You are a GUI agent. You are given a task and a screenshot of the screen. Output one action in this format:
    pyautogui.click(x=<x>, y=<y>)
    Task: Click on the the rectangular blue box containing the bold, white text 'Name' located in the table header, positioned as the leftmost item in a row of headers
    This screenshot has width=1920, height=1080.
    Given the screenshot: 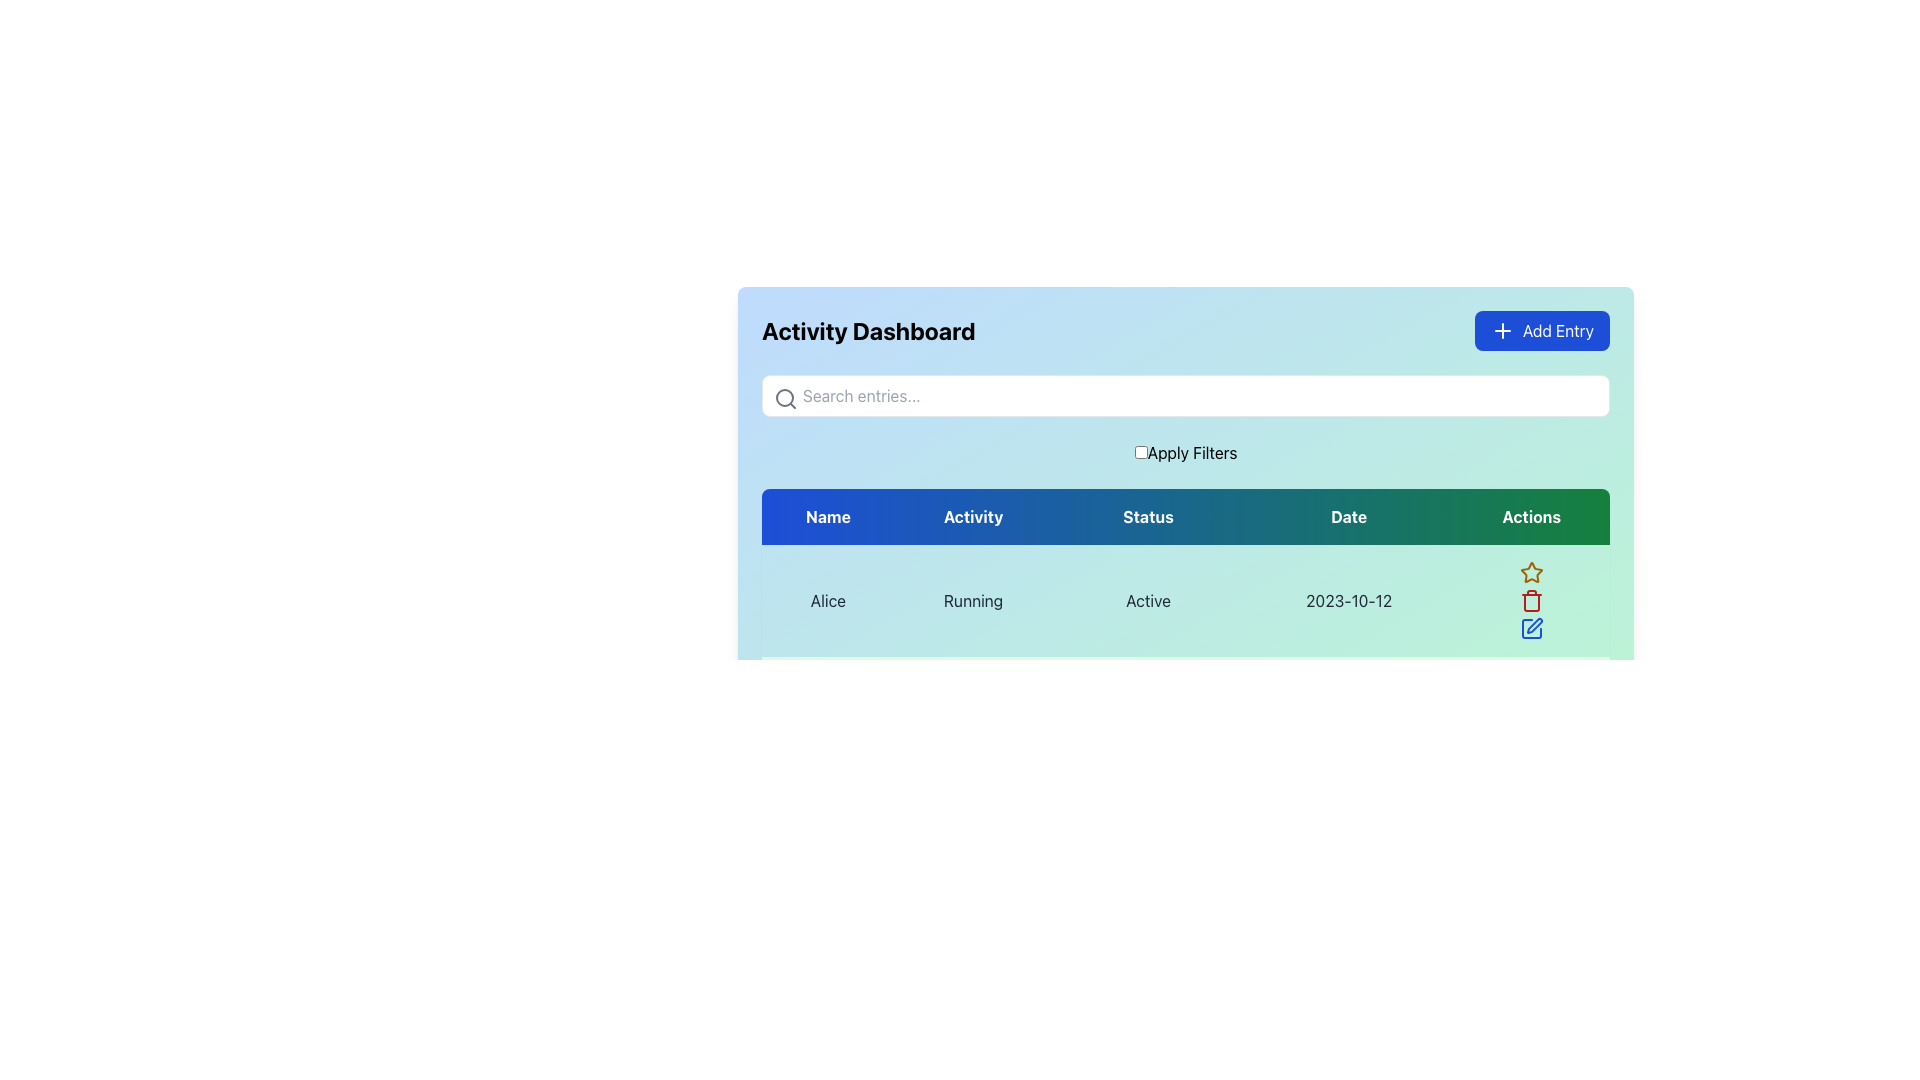 What is the action you would take?
    pyautogui.click(x=828, y=515)
    